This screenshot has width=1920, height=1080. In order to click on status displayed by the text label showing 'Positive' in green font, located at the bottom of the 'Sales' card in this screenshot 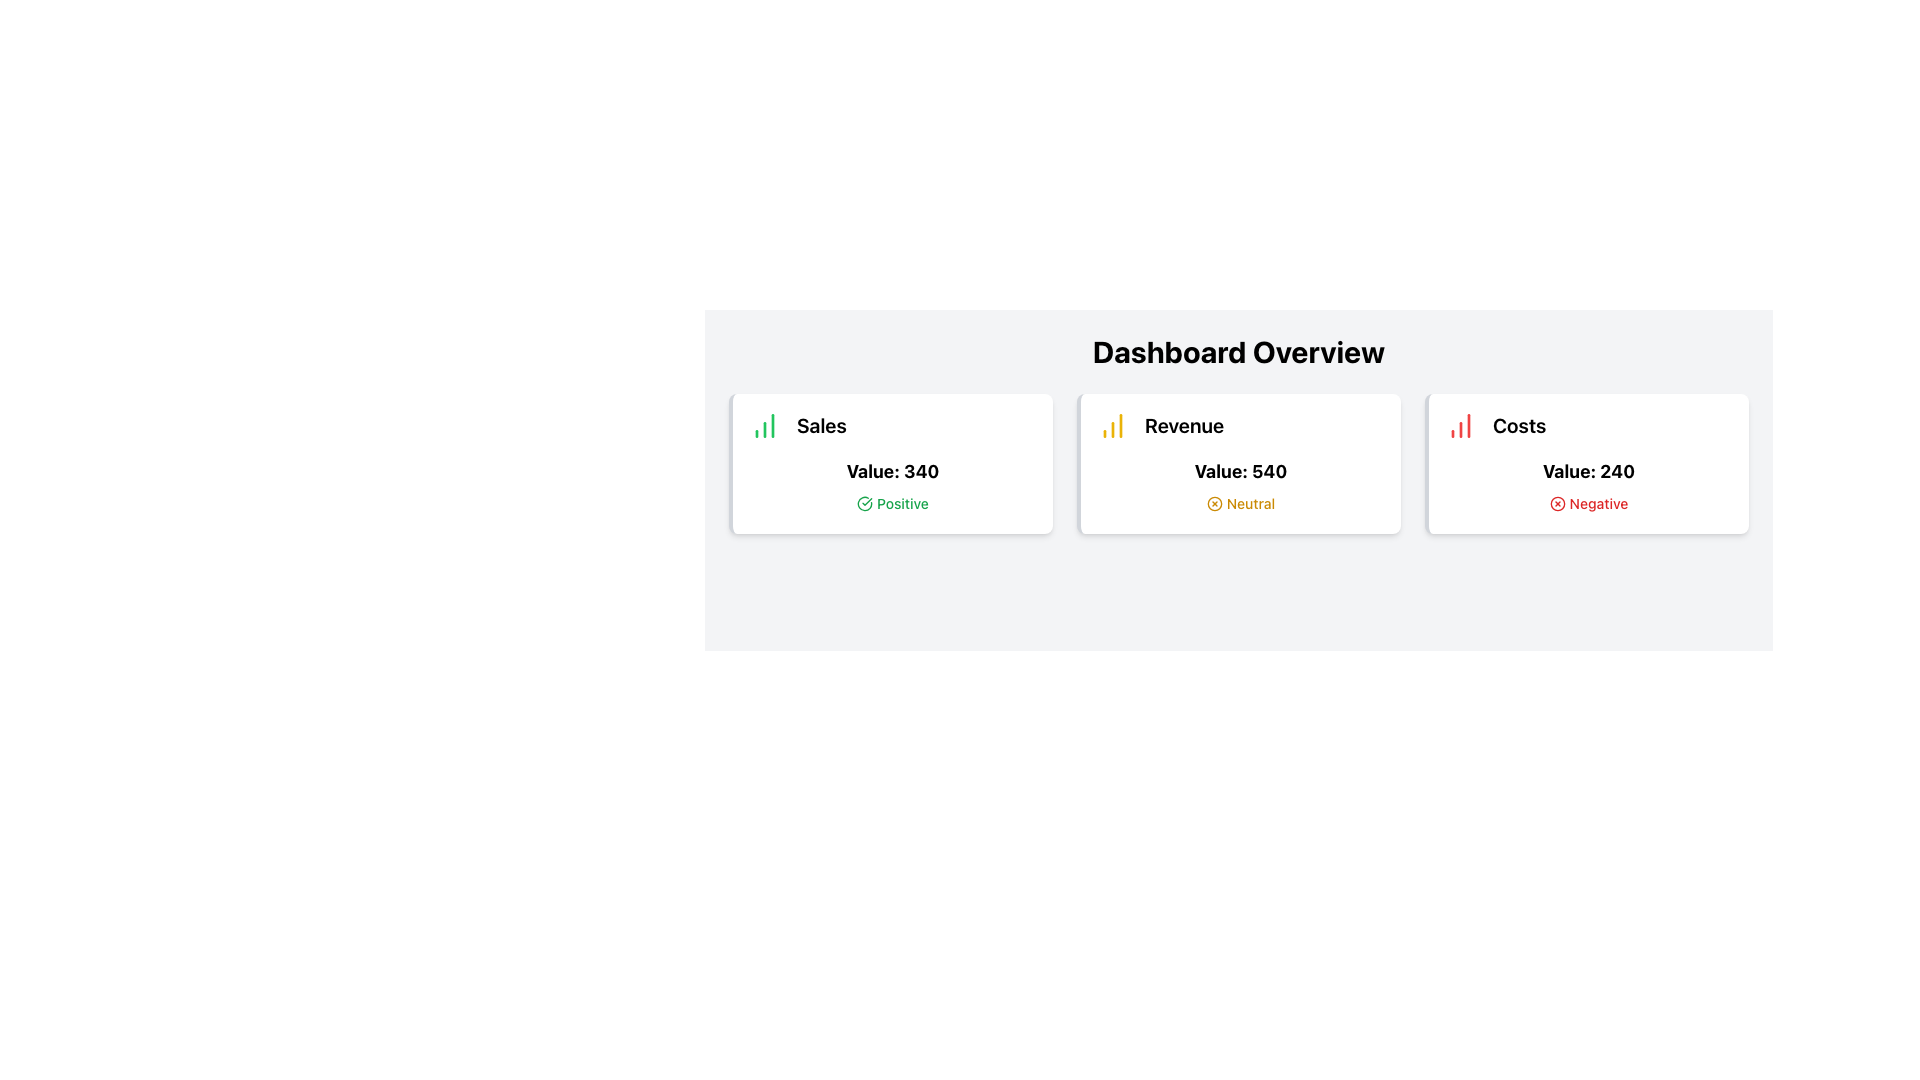, I will do `click(901, 503)`.